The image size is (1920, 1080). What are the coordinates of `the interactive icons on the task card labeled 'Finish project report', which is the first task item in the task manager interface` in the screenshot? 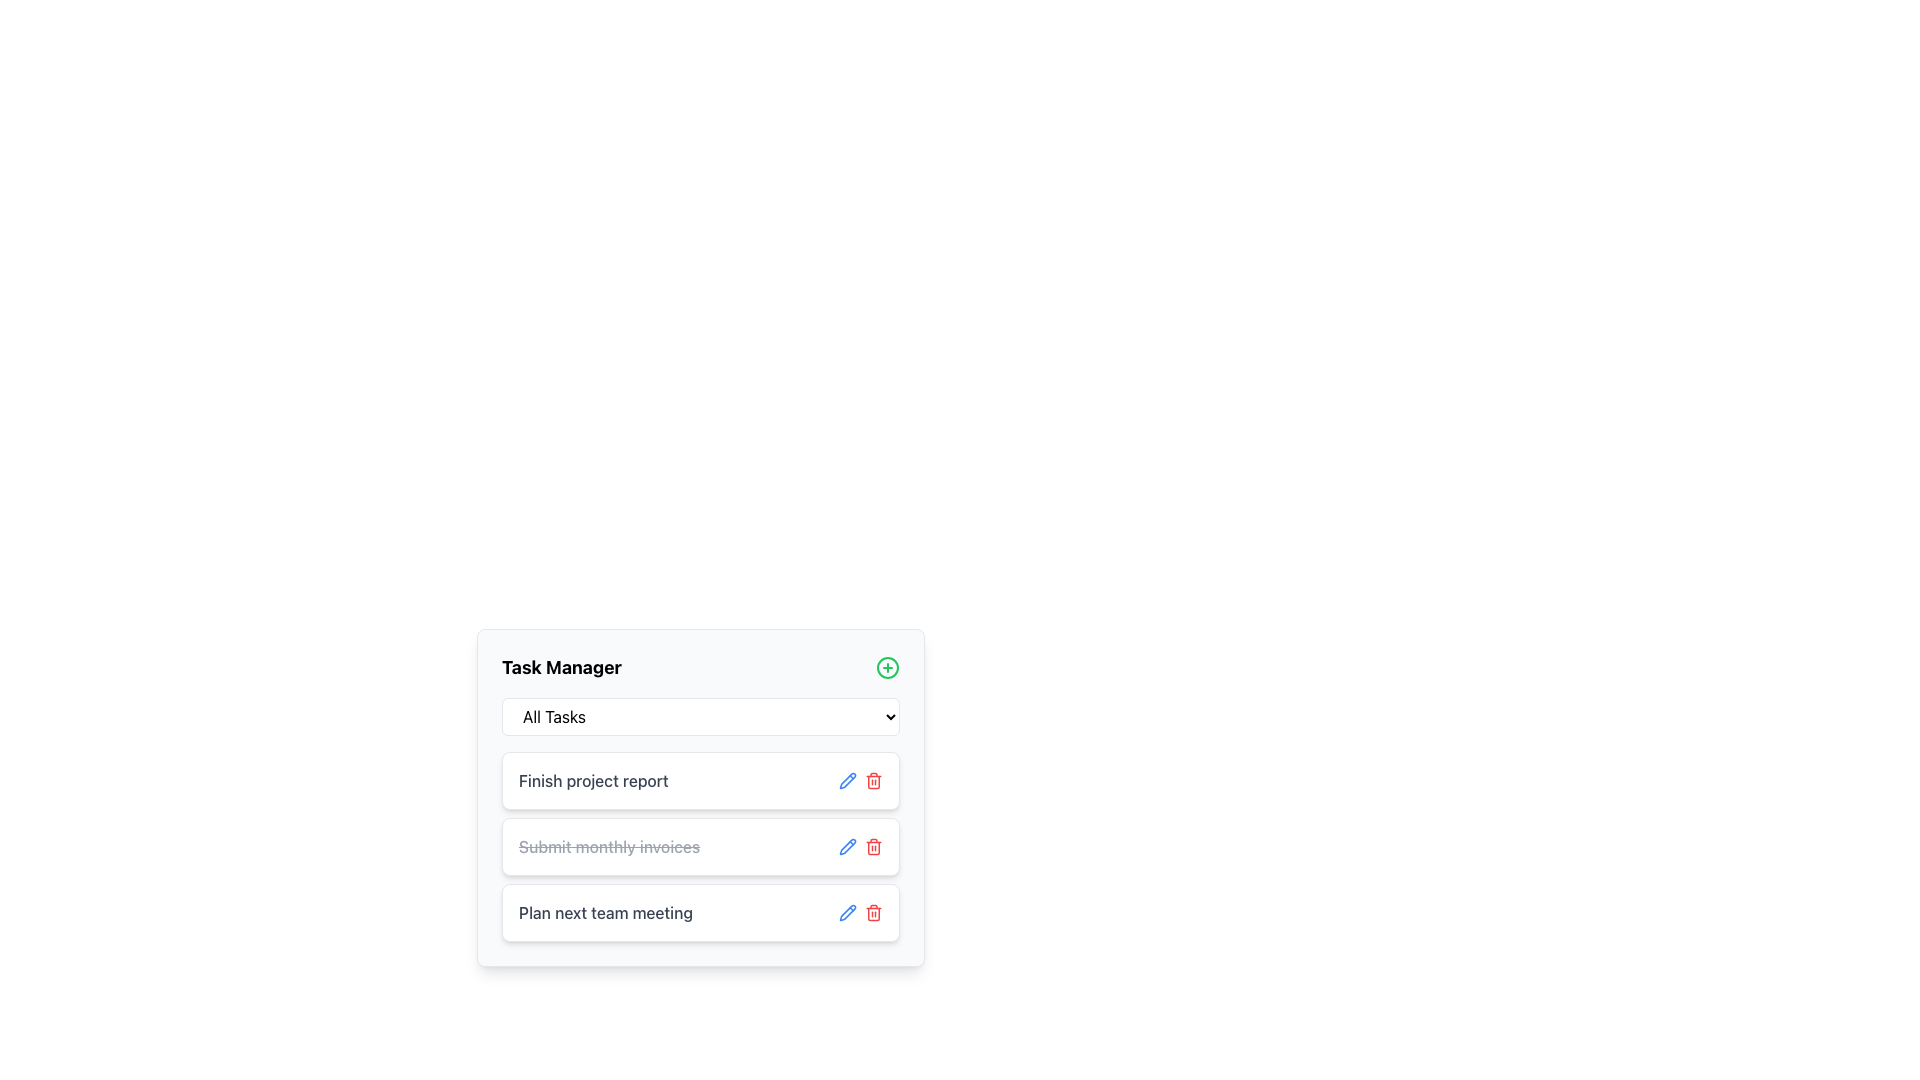 It's located at (700, 779).